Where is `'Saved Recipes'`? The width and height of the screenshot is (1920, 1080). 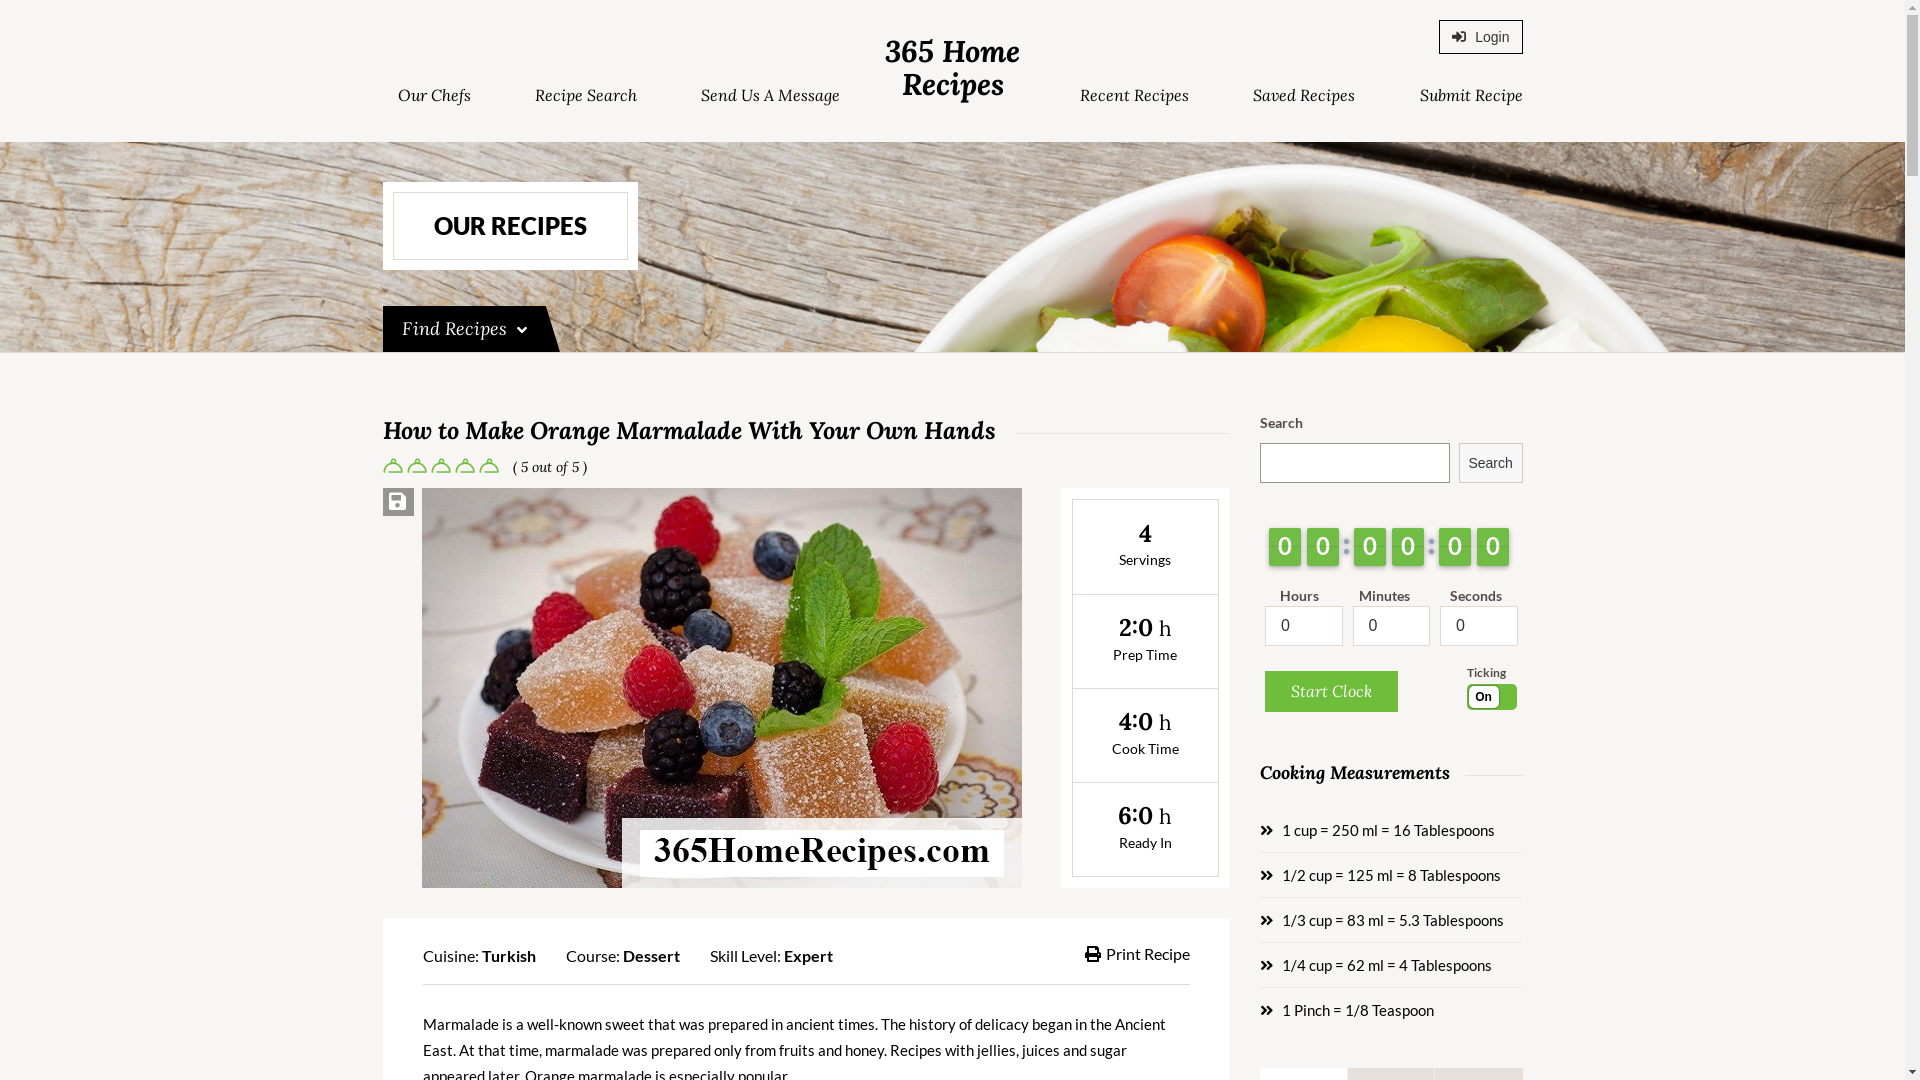
'Saved Recipes' is located at coordinates (1304, 96).